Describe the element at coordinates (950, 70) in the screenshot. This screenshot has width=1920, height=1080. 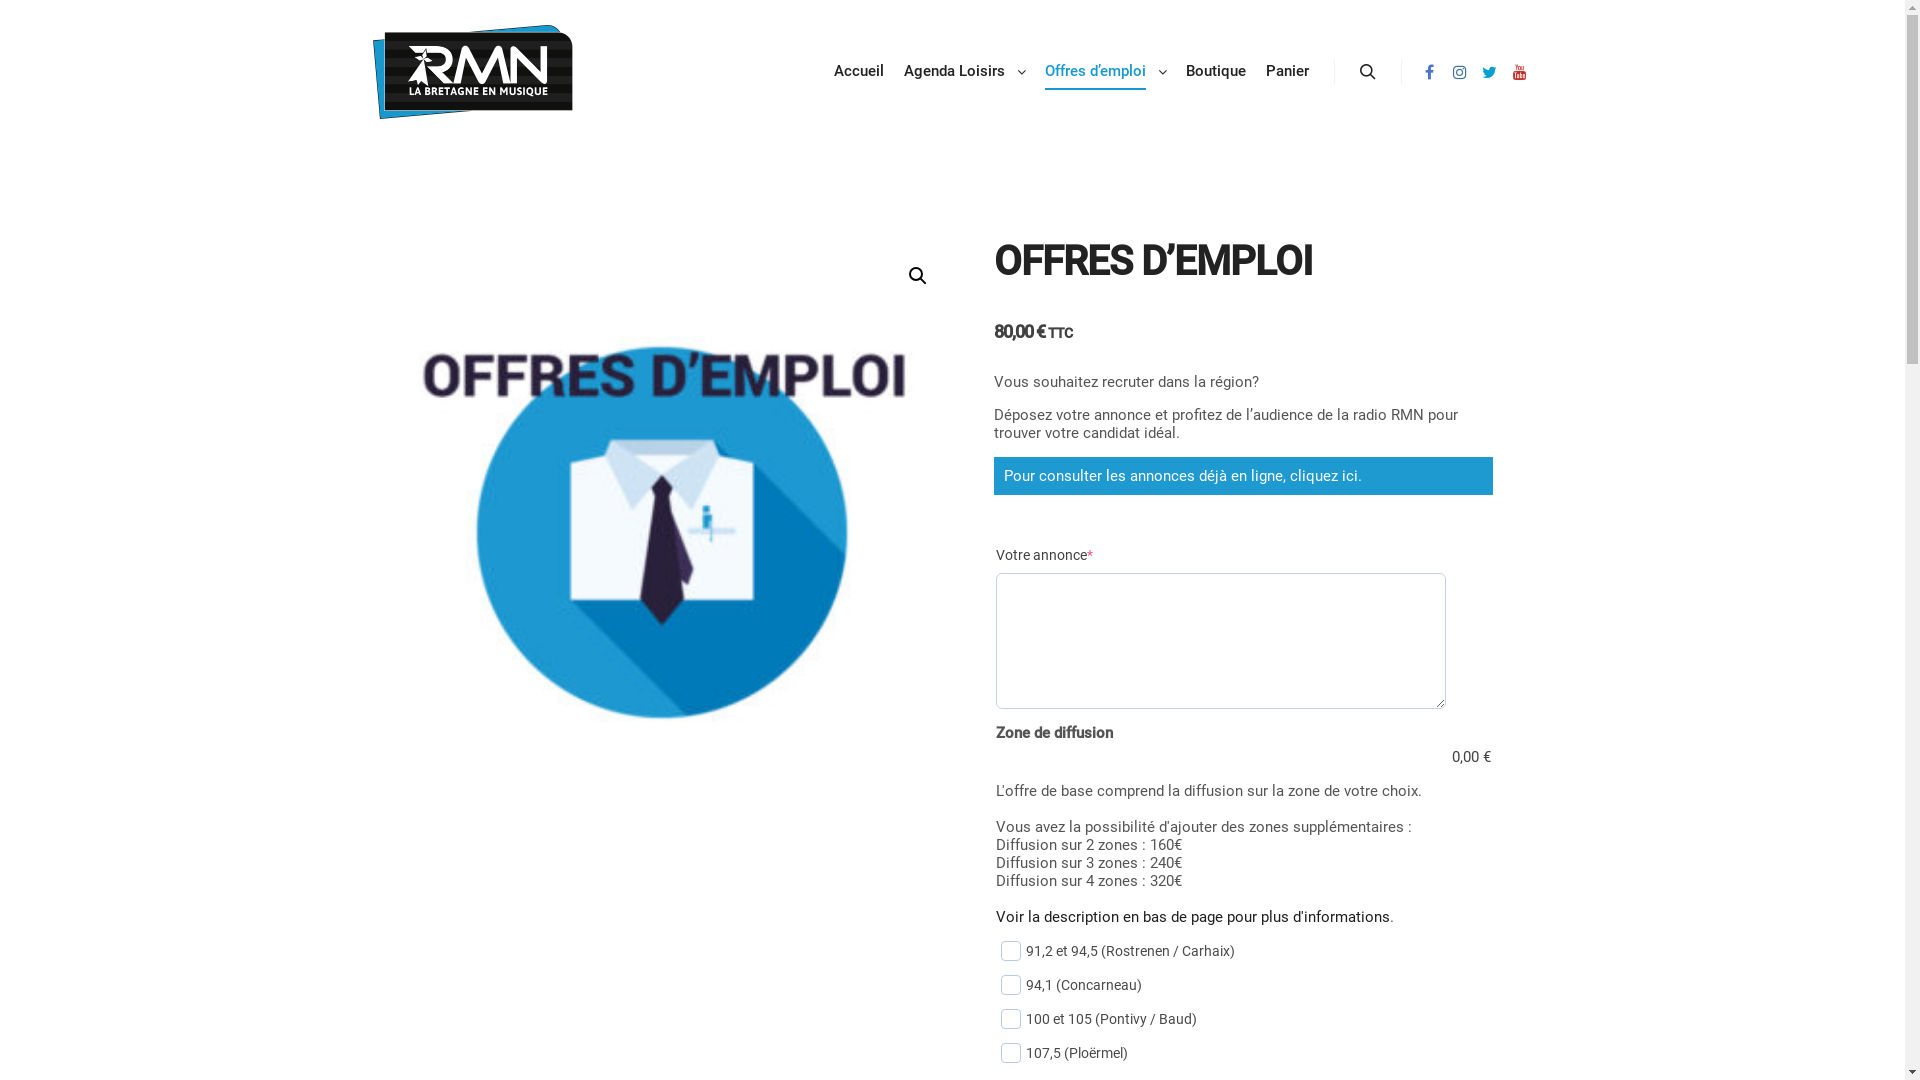
I see `'Agenda Loisirs'` at that location.